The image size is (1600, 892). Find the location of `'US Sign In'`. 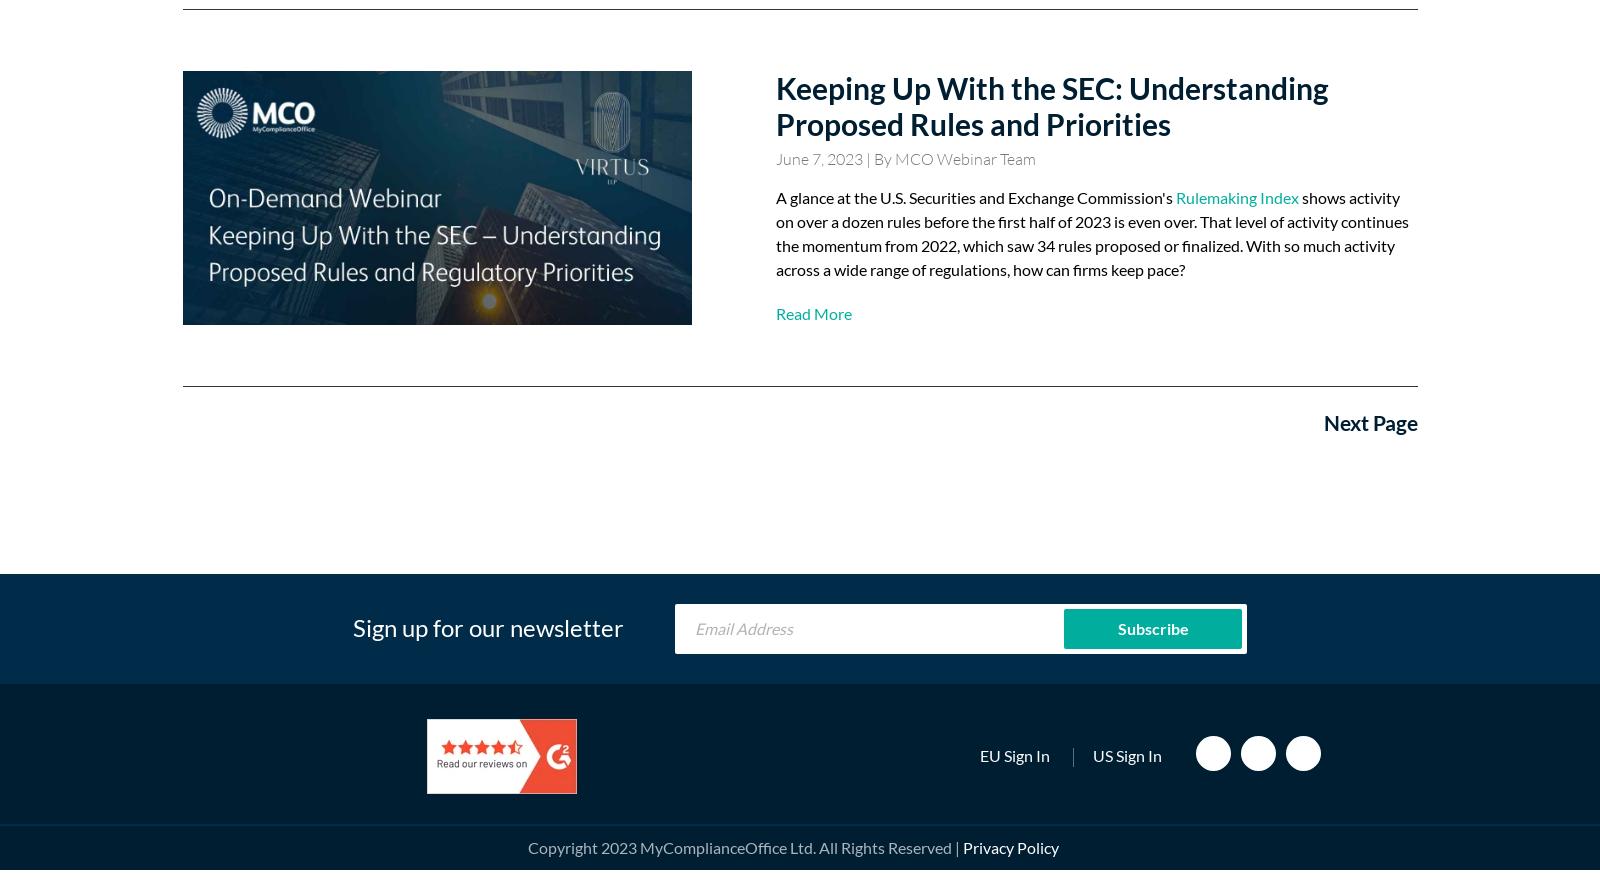

'US Sign In' is located at coordinates (1126, 755).